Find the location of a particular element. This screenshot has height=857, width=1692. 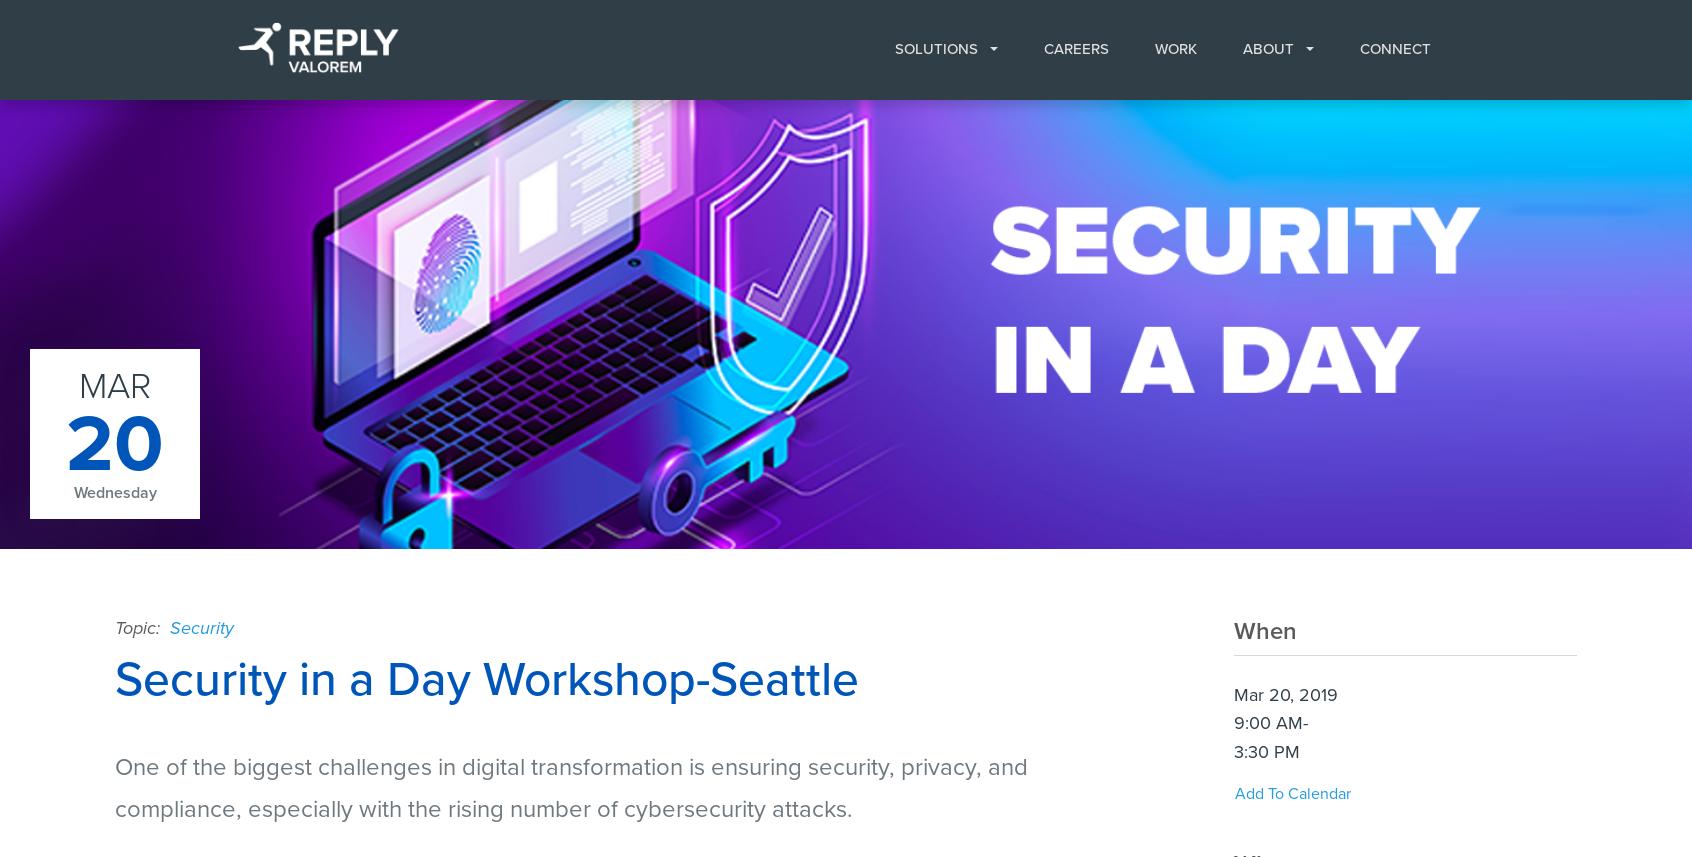

'Add To Calendar' is located at coordinates (1292, 792).